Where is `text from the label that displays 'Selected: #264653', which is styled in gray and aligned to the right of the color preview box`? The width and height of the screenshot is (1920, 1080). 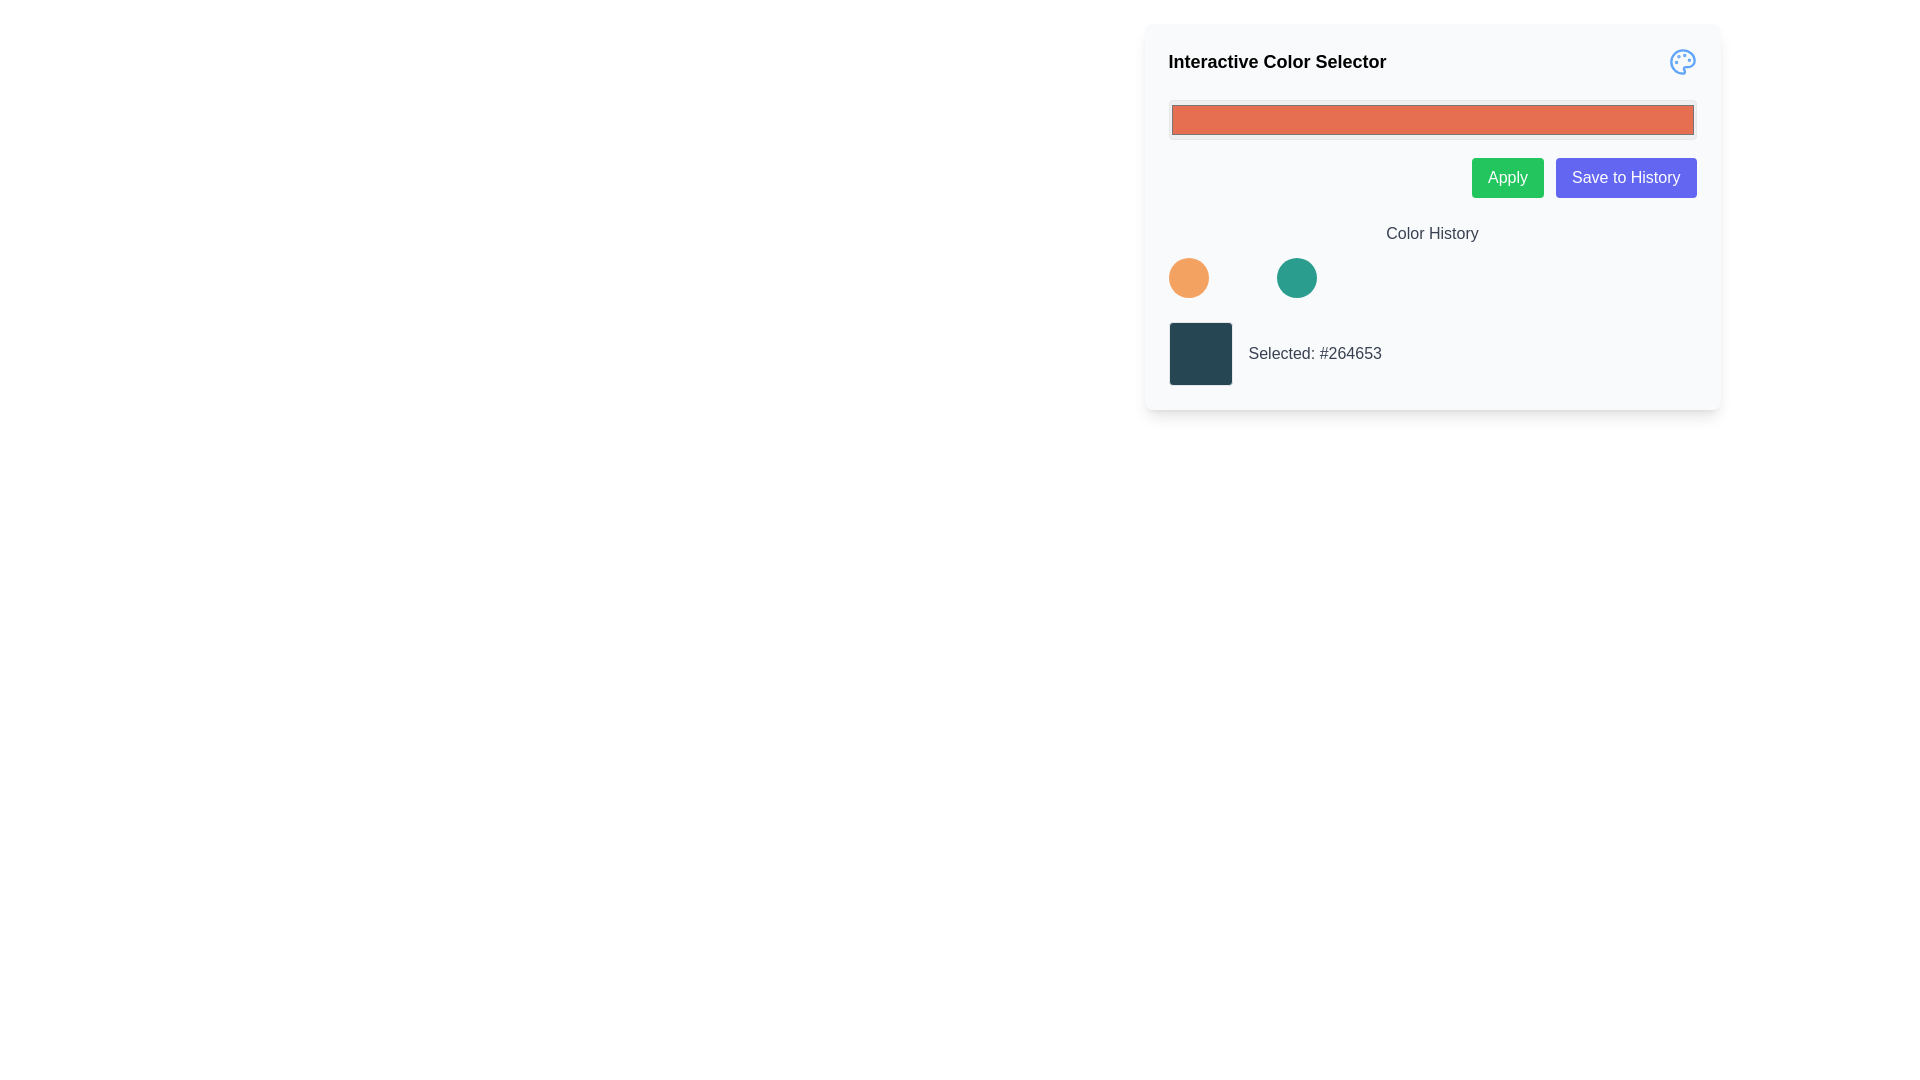 text from the label that displays 'Selected: #264653', which is styled in gray and aligned to the right of the color preview box is located at coordinates (1315, 353).